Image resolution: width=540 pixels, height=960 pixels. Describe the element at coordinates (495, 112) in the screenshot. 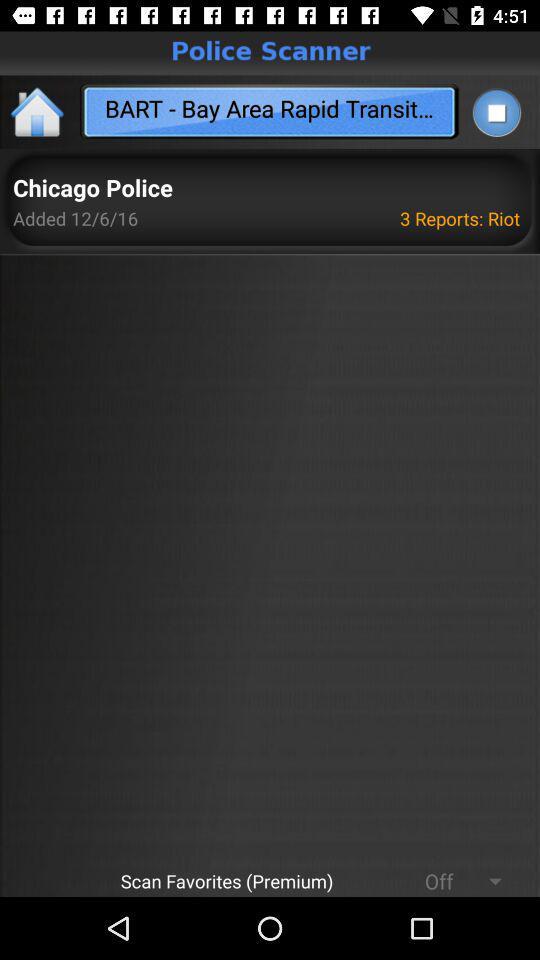

I see `icon above 3 reports: riot` at that location.